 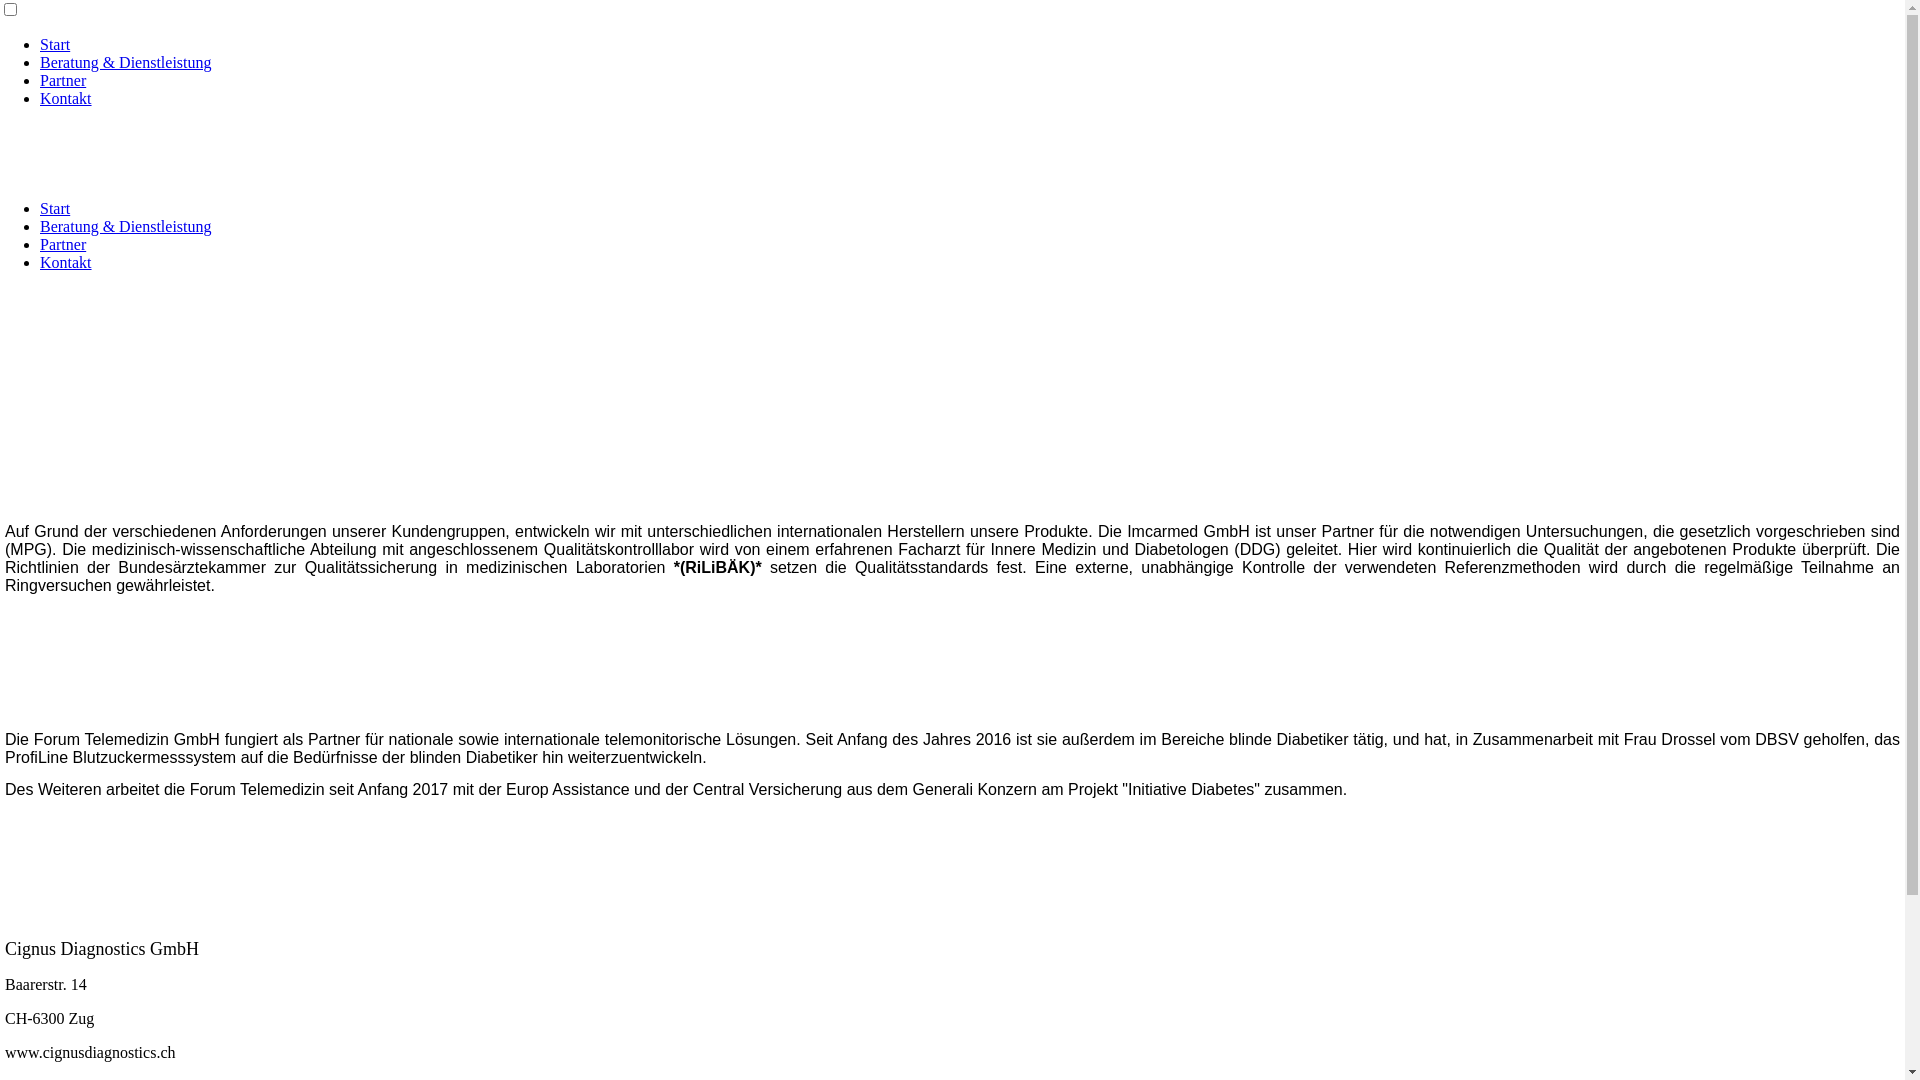 What do you see at coordinates (54, 44) in the screenshot?
I see `'Start'` at bounding box center [54, 44].